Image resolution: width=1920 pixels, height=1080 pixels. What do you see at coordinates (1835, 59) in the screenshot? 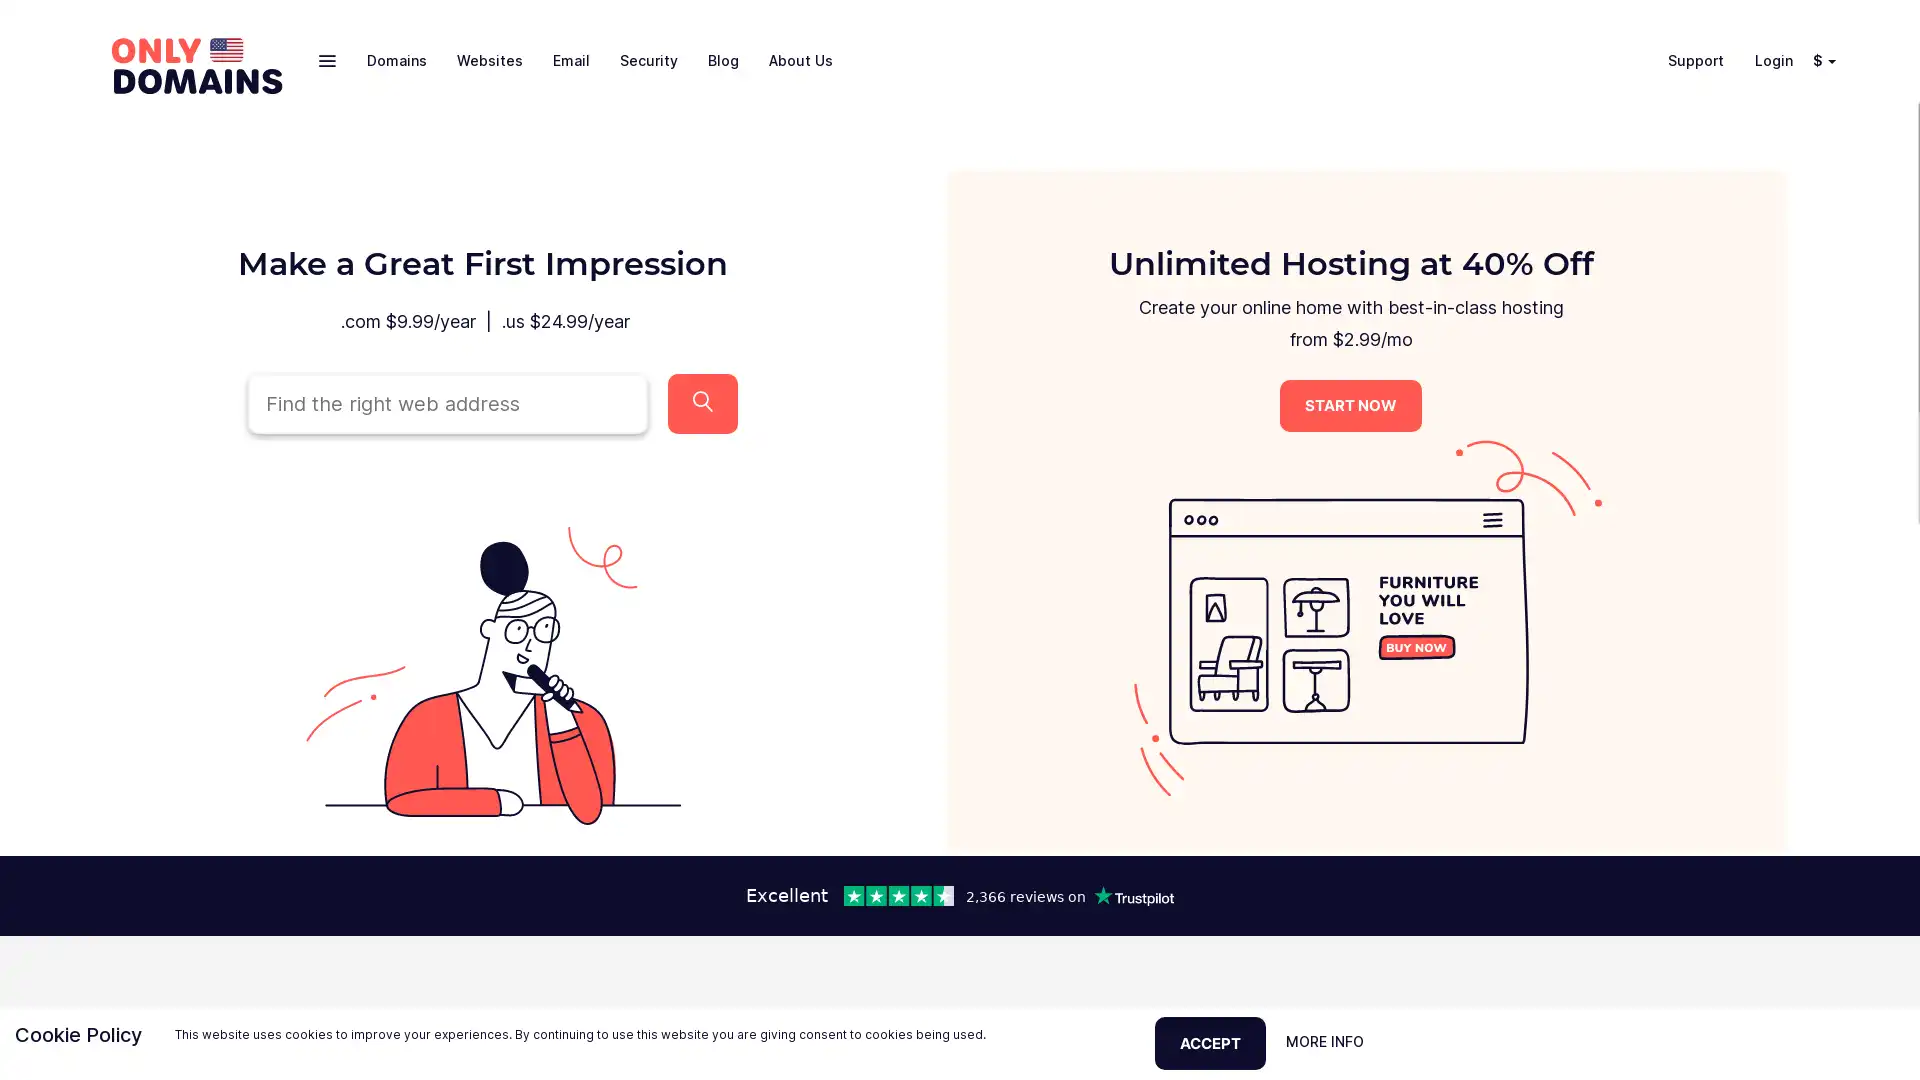
I see `Change Currency` at bounding box center [1835, 59].